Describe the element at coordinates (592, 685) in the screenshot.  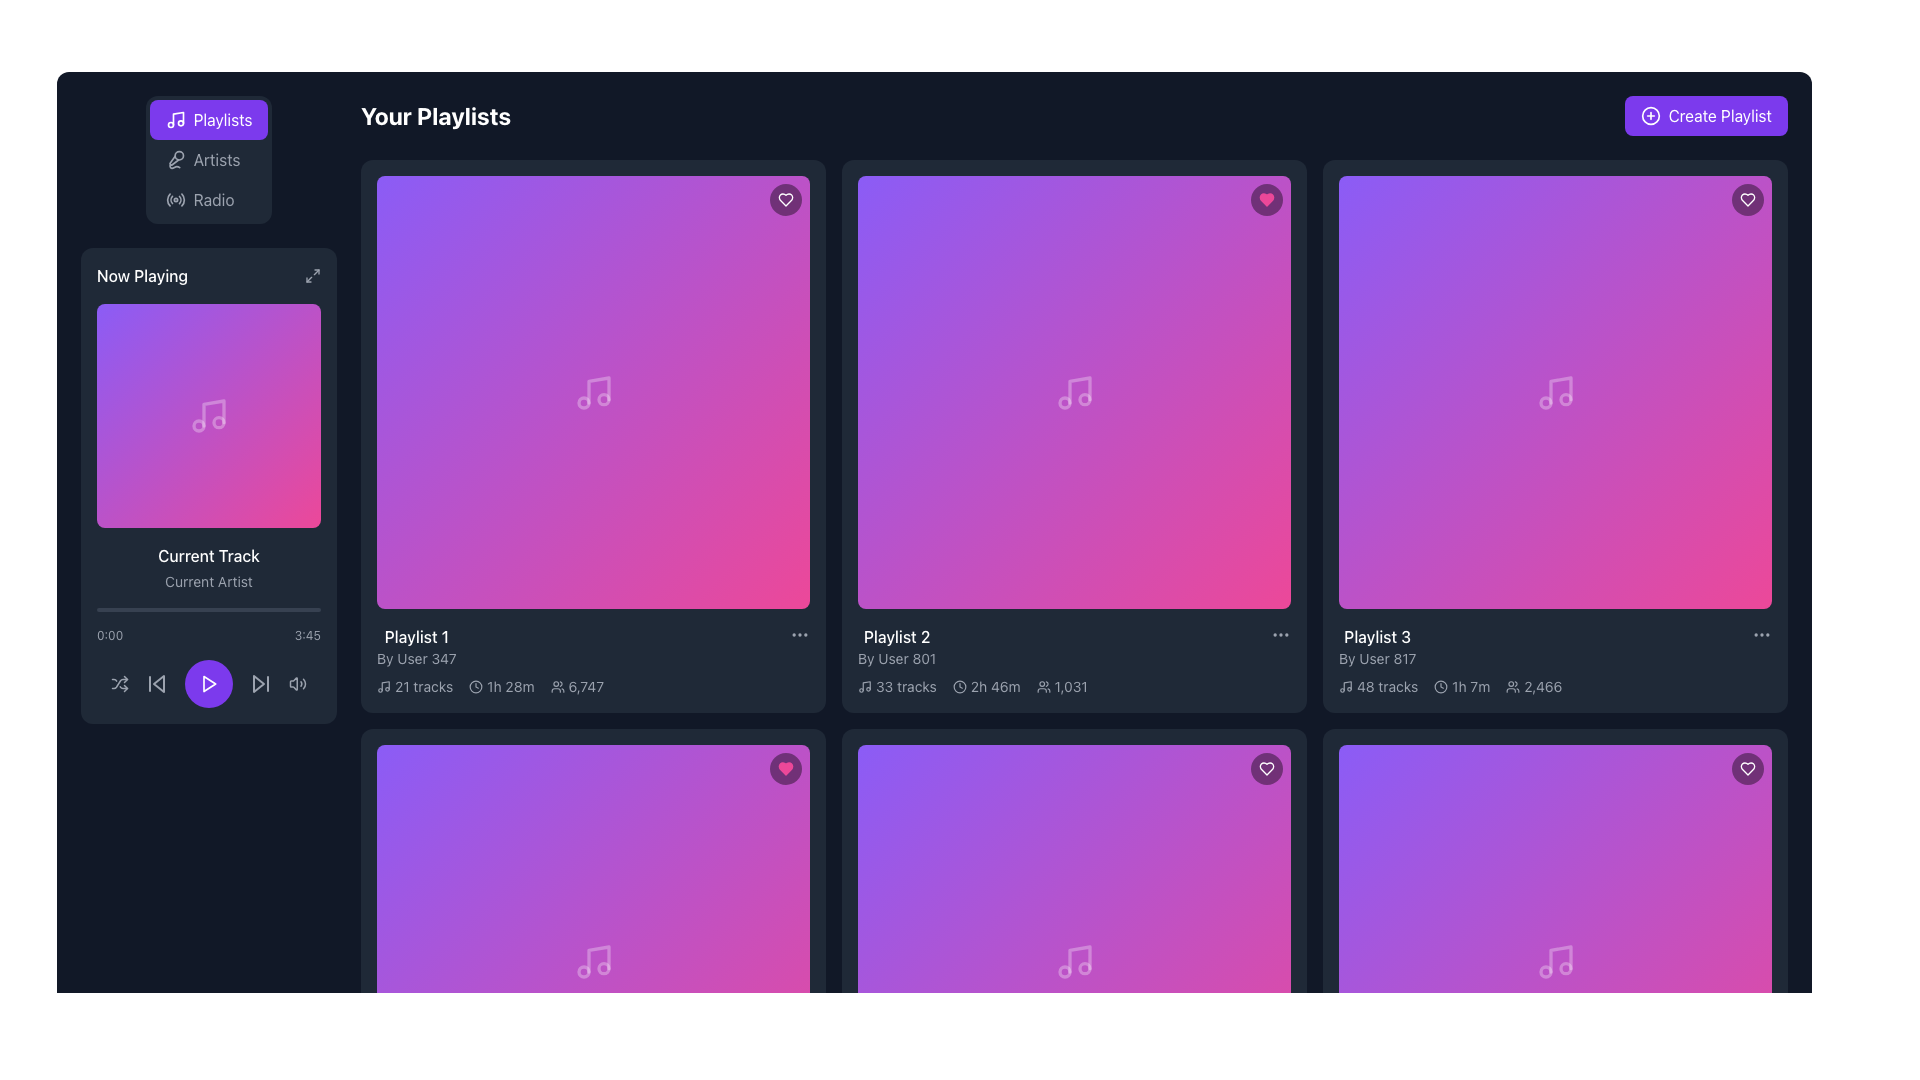
I see `metadata information displayed in the informational group located at the bottom of the 'Playlist 1' card, positioned to the left of the heart icon` at that location.